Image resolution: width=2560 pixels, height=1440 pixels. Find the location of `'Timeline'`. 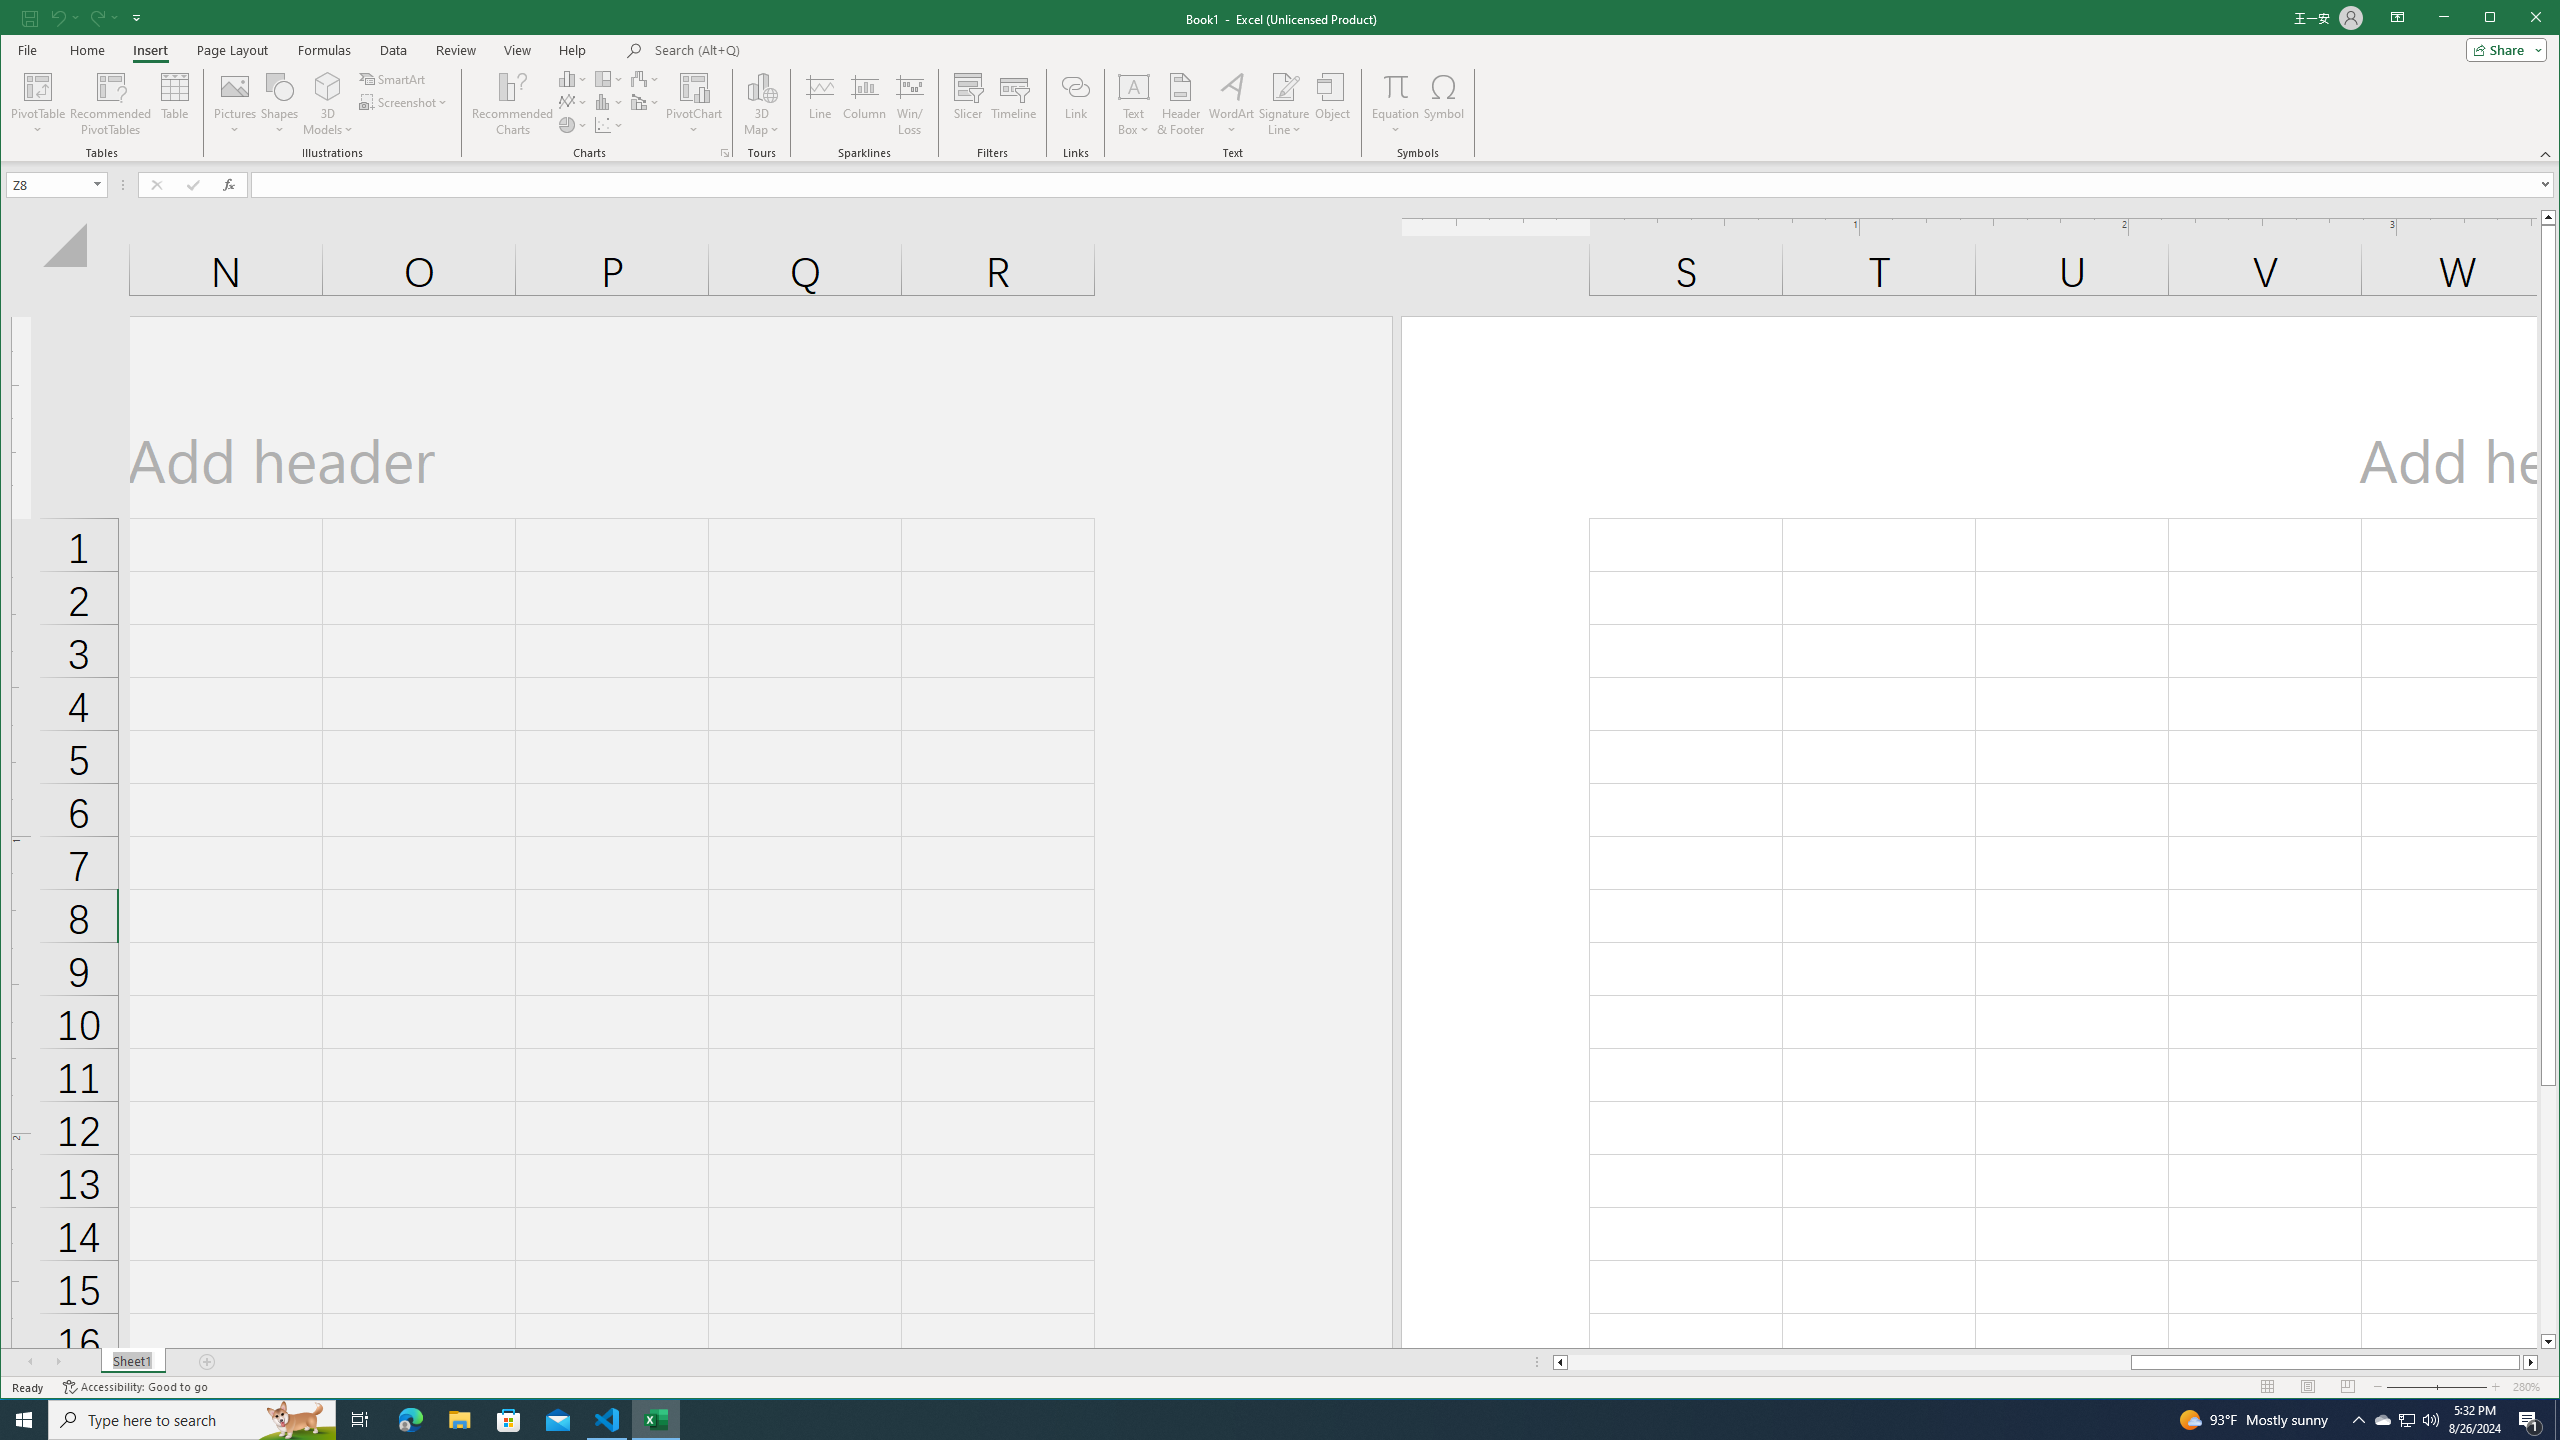

'Timeline' is located at coordinates (1012, 103).